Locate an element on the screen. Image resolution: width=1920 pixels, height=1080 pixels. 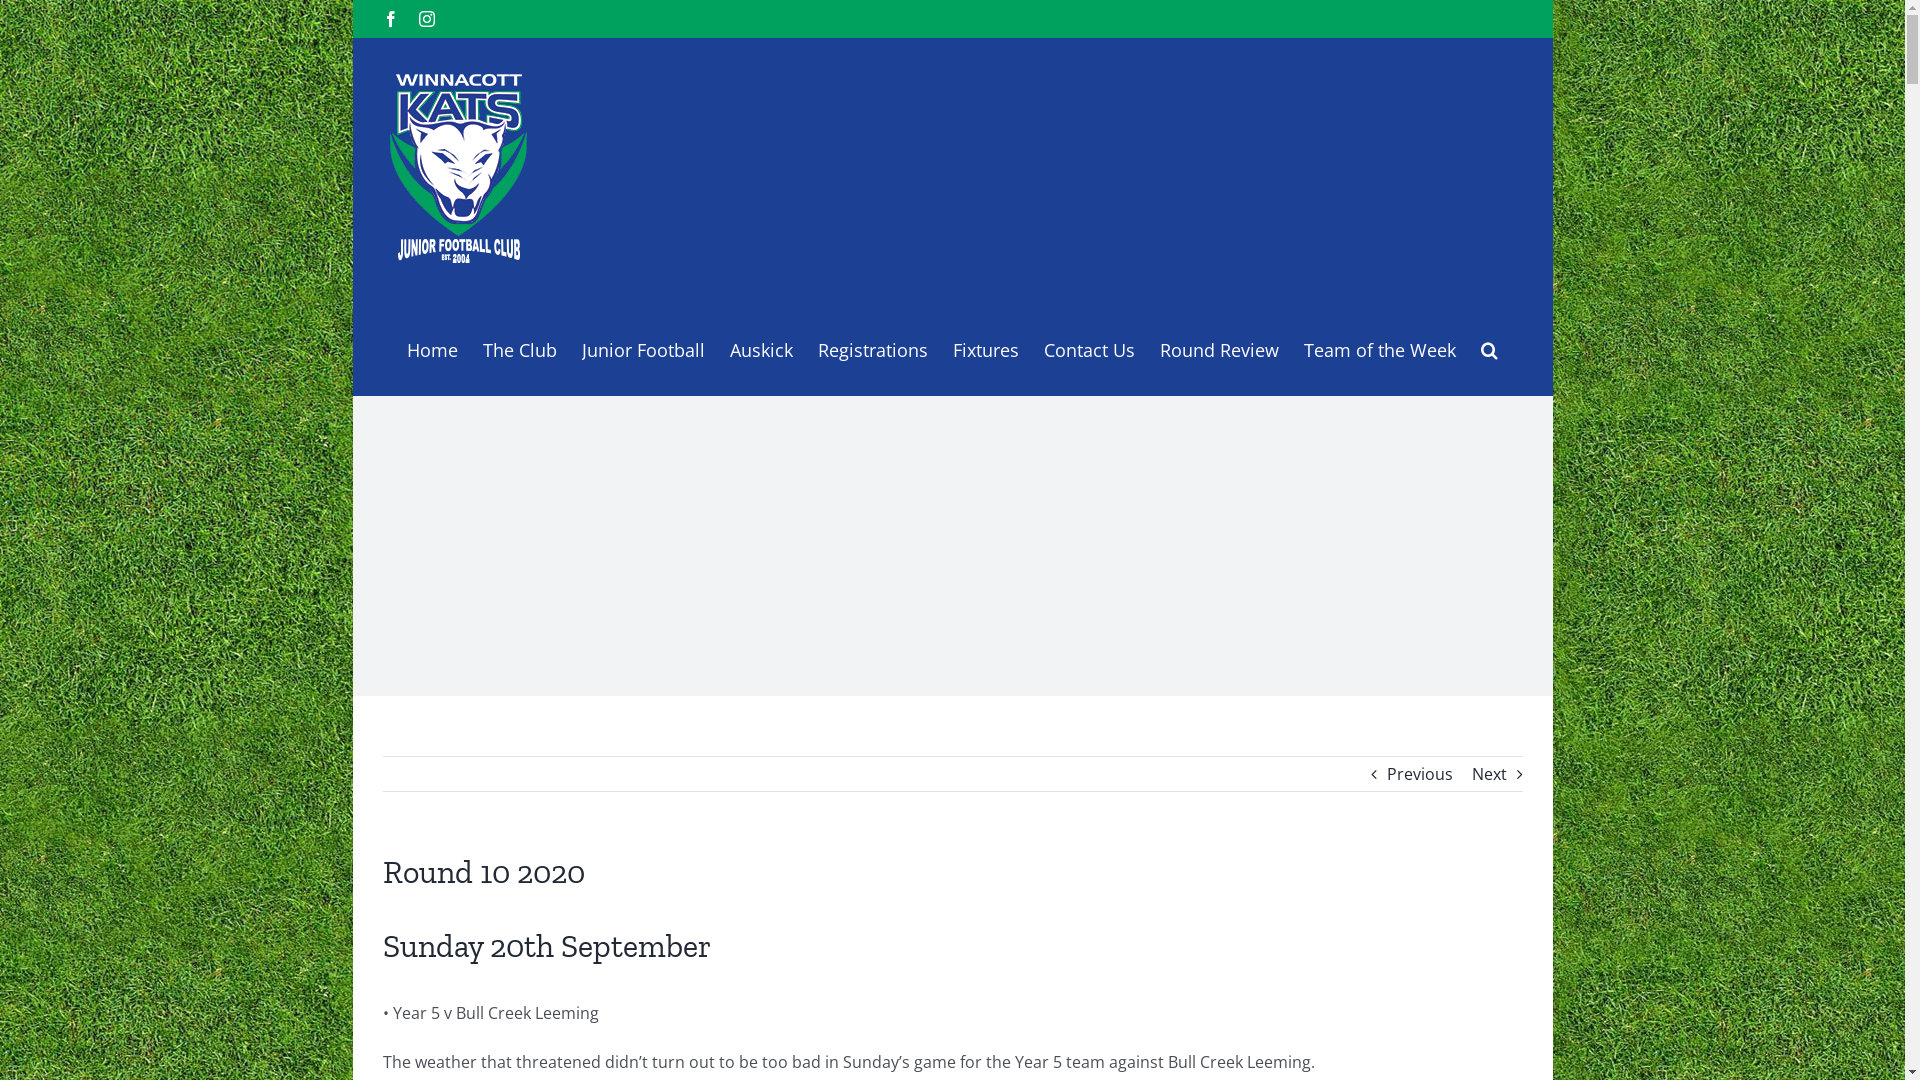
'Facebook' is located at coordinates (389, 19).